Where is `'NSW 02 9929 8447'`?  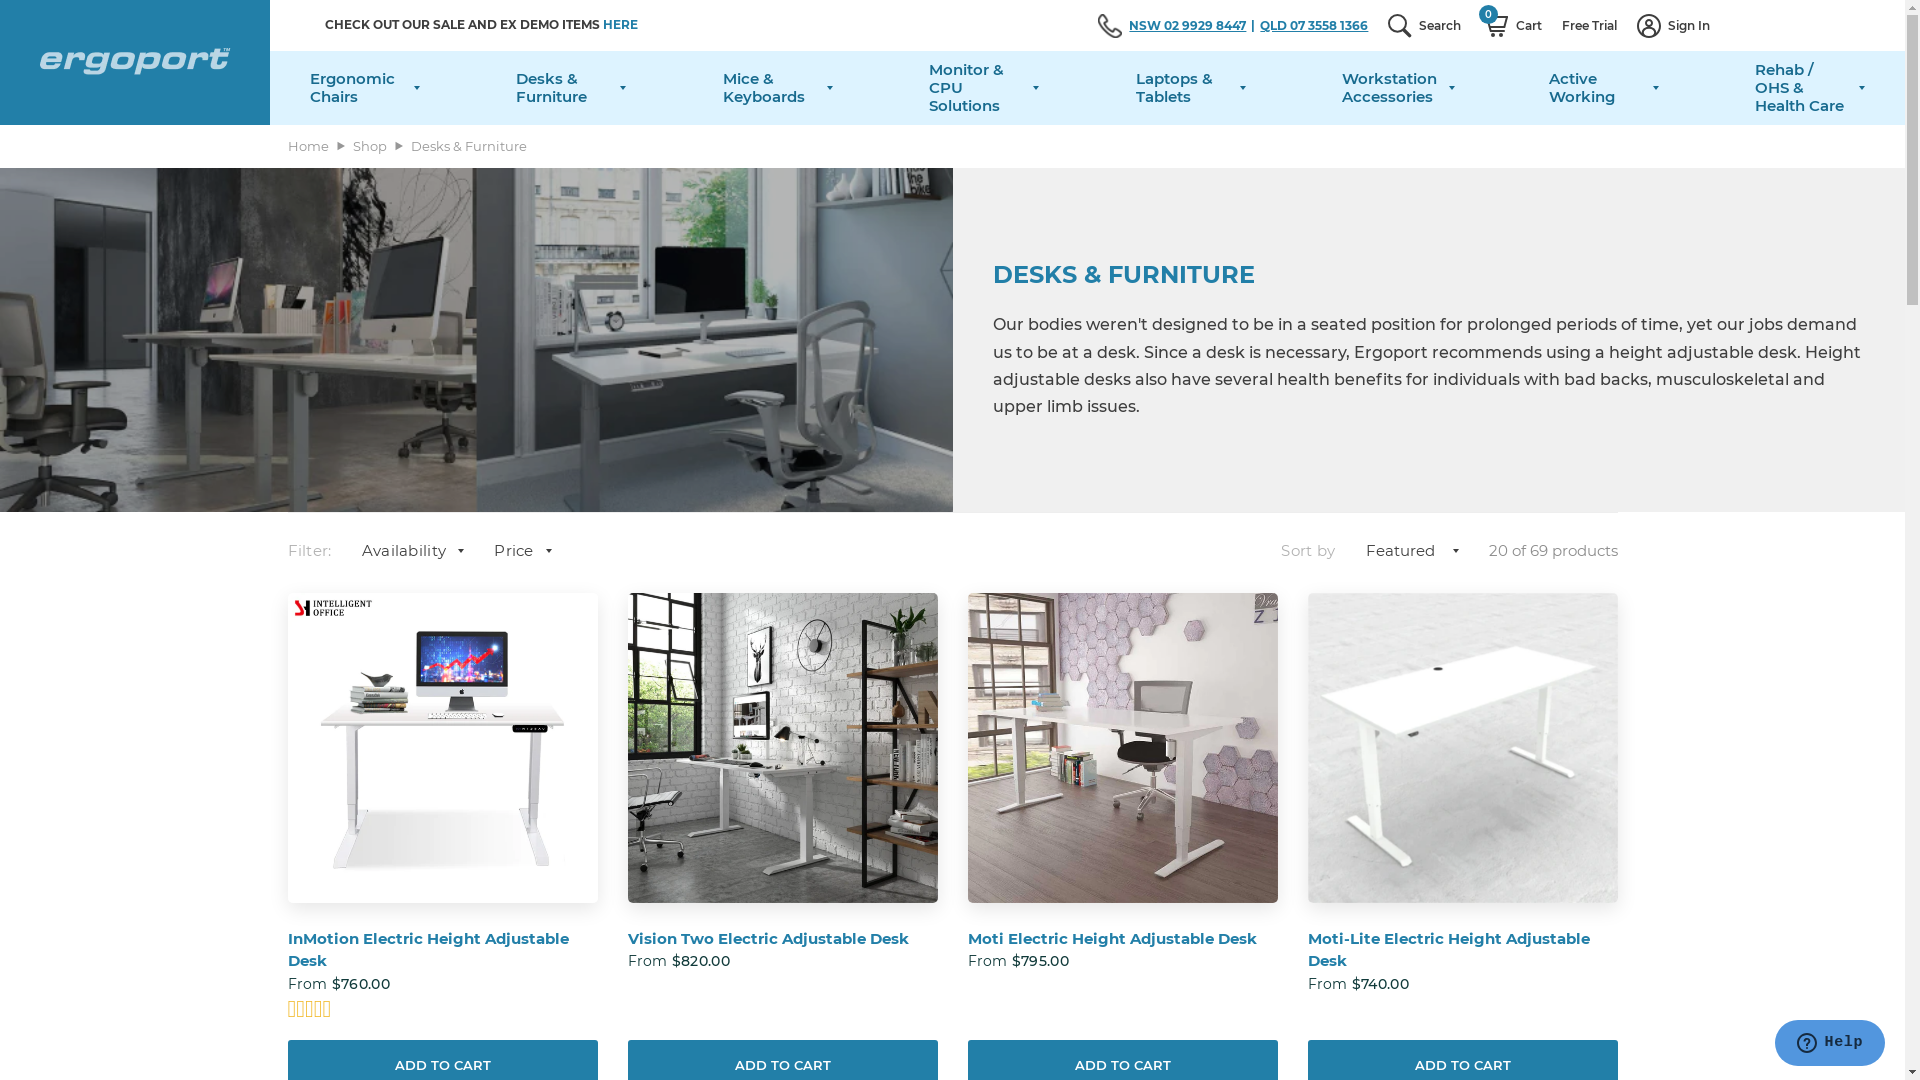
'NSW 02 9929 8447' is located at coordinates (1194, 25).